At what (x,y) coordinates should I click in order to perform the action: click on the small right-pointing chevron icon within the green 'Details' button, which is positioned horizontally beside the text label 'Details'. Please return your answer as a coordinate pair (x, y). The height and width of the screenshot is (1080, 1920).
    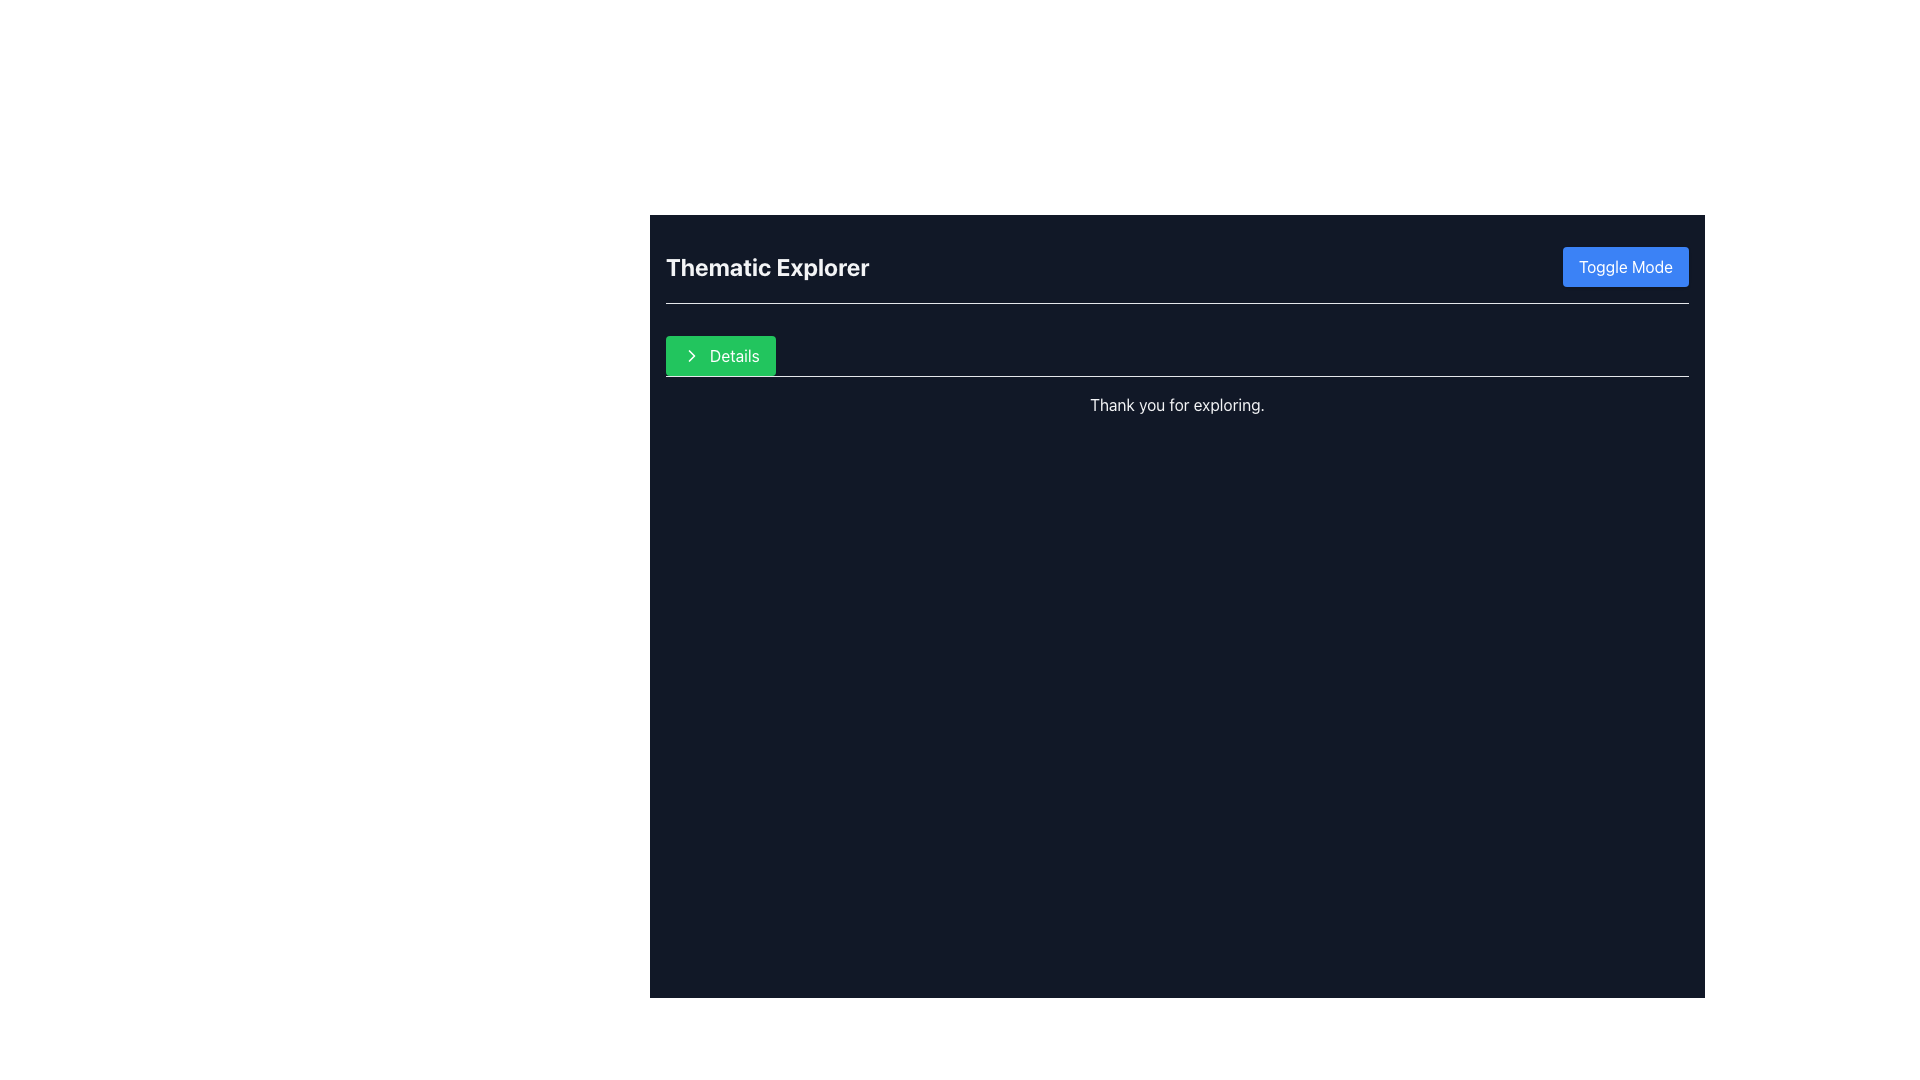
    Looking at the image, I should click on (691, 354).